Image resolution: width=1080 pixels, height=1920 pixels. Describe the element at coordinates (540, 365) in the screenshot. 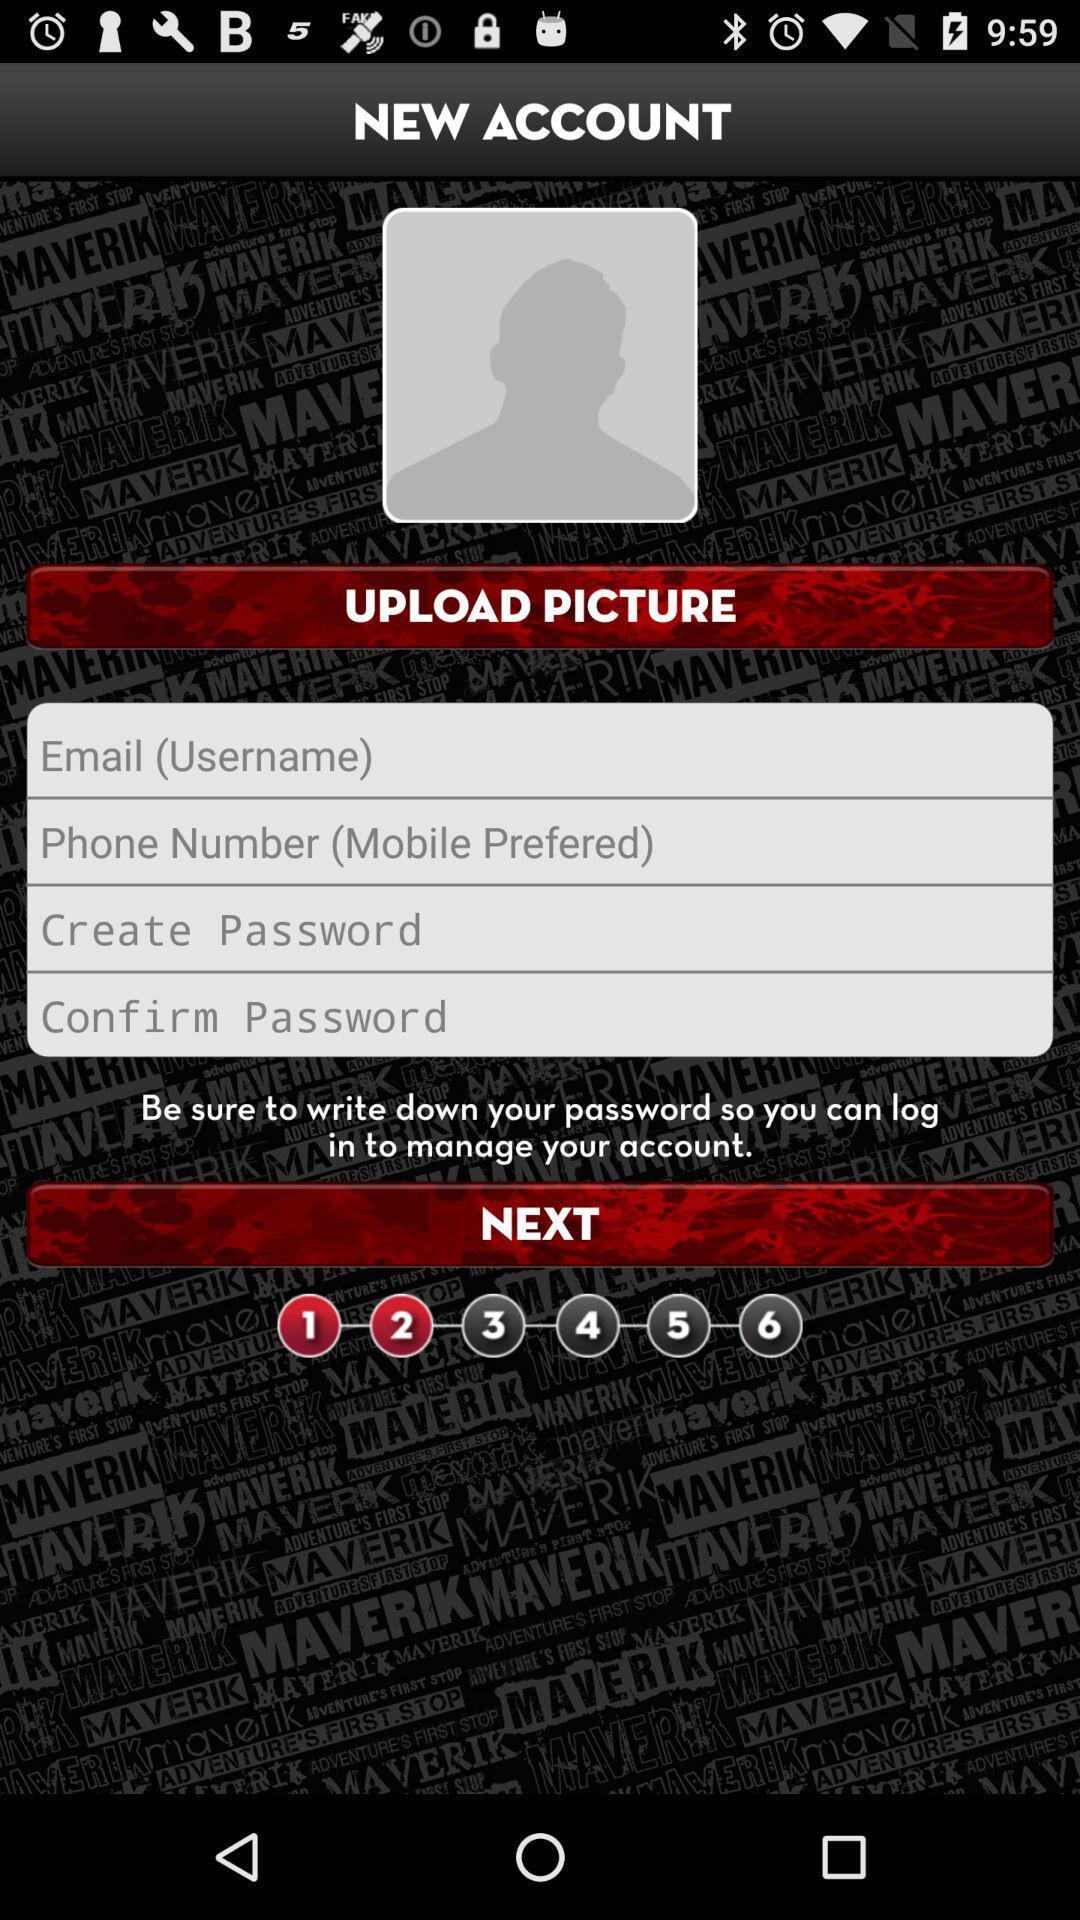

I see `the item below new account icon` at that location.